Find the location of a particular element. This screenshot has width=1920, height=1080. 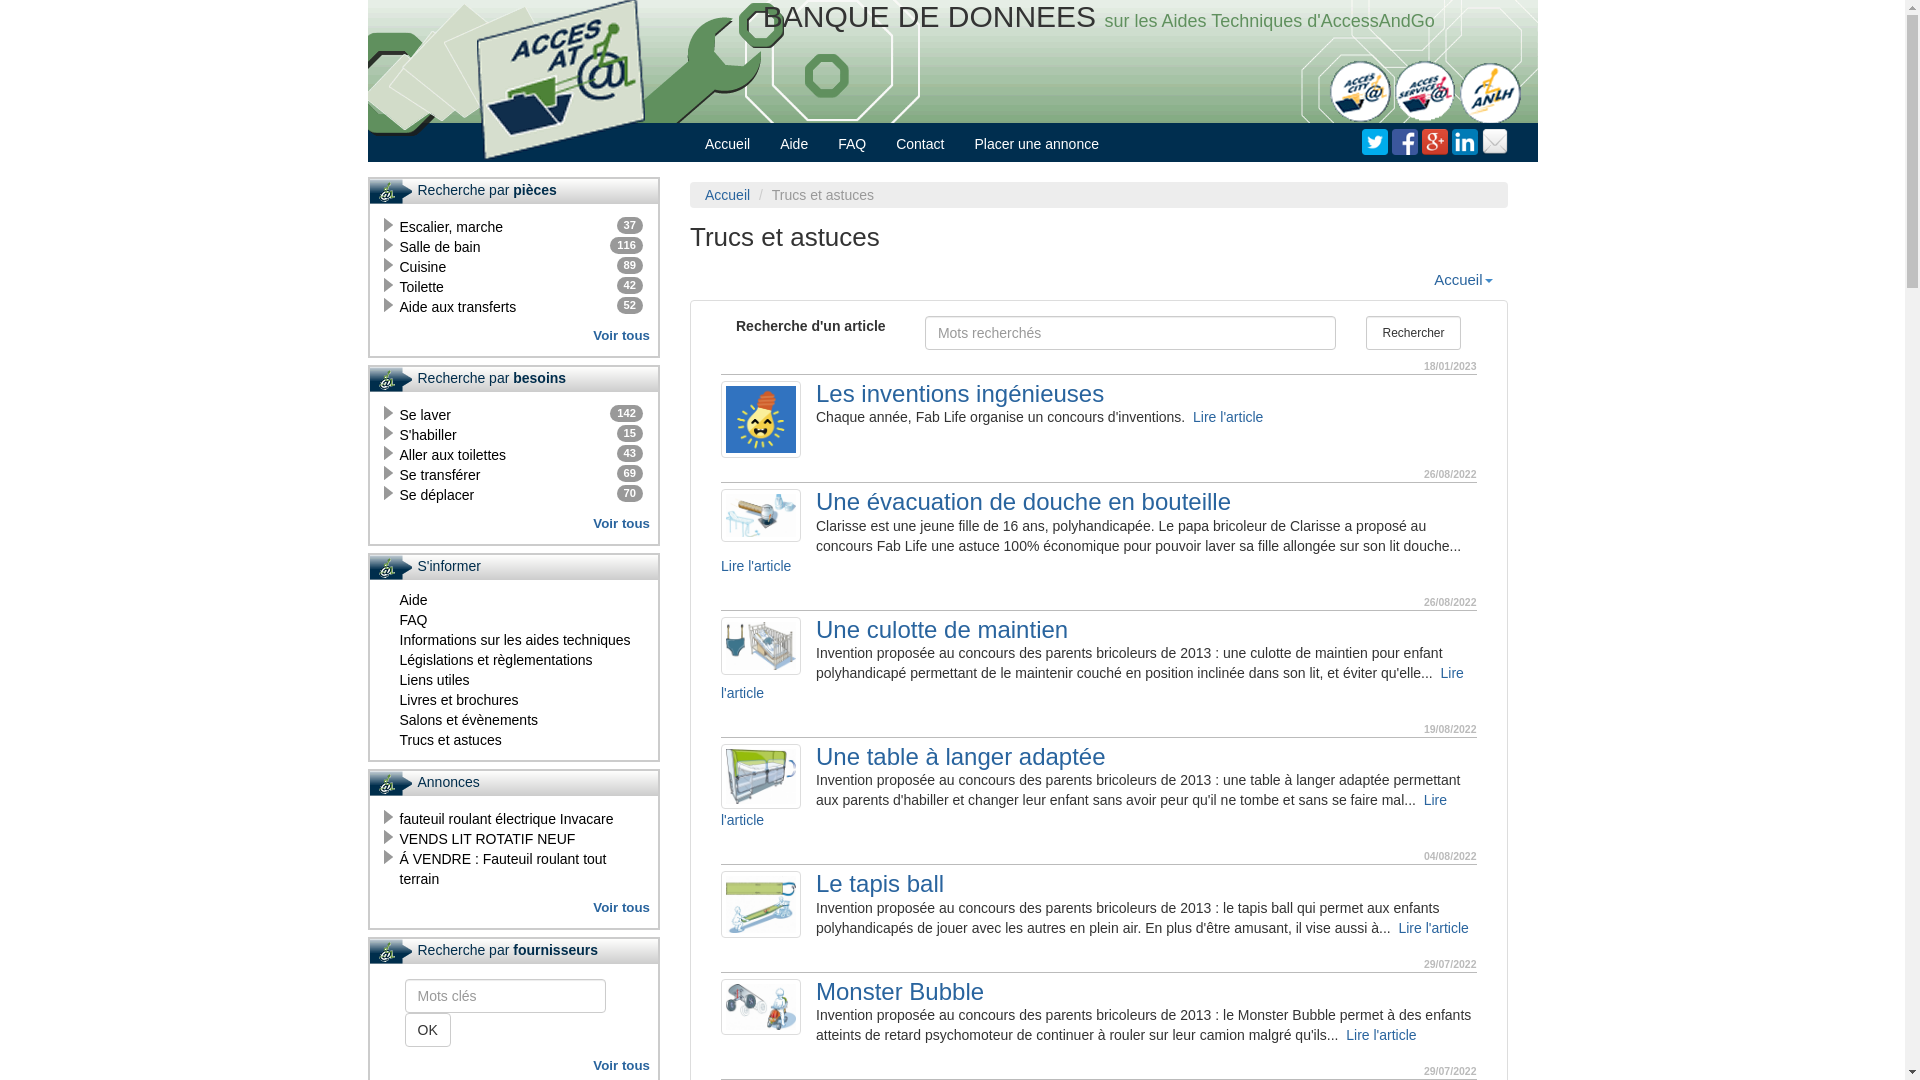

'142 is located at coordinates (424, 414).